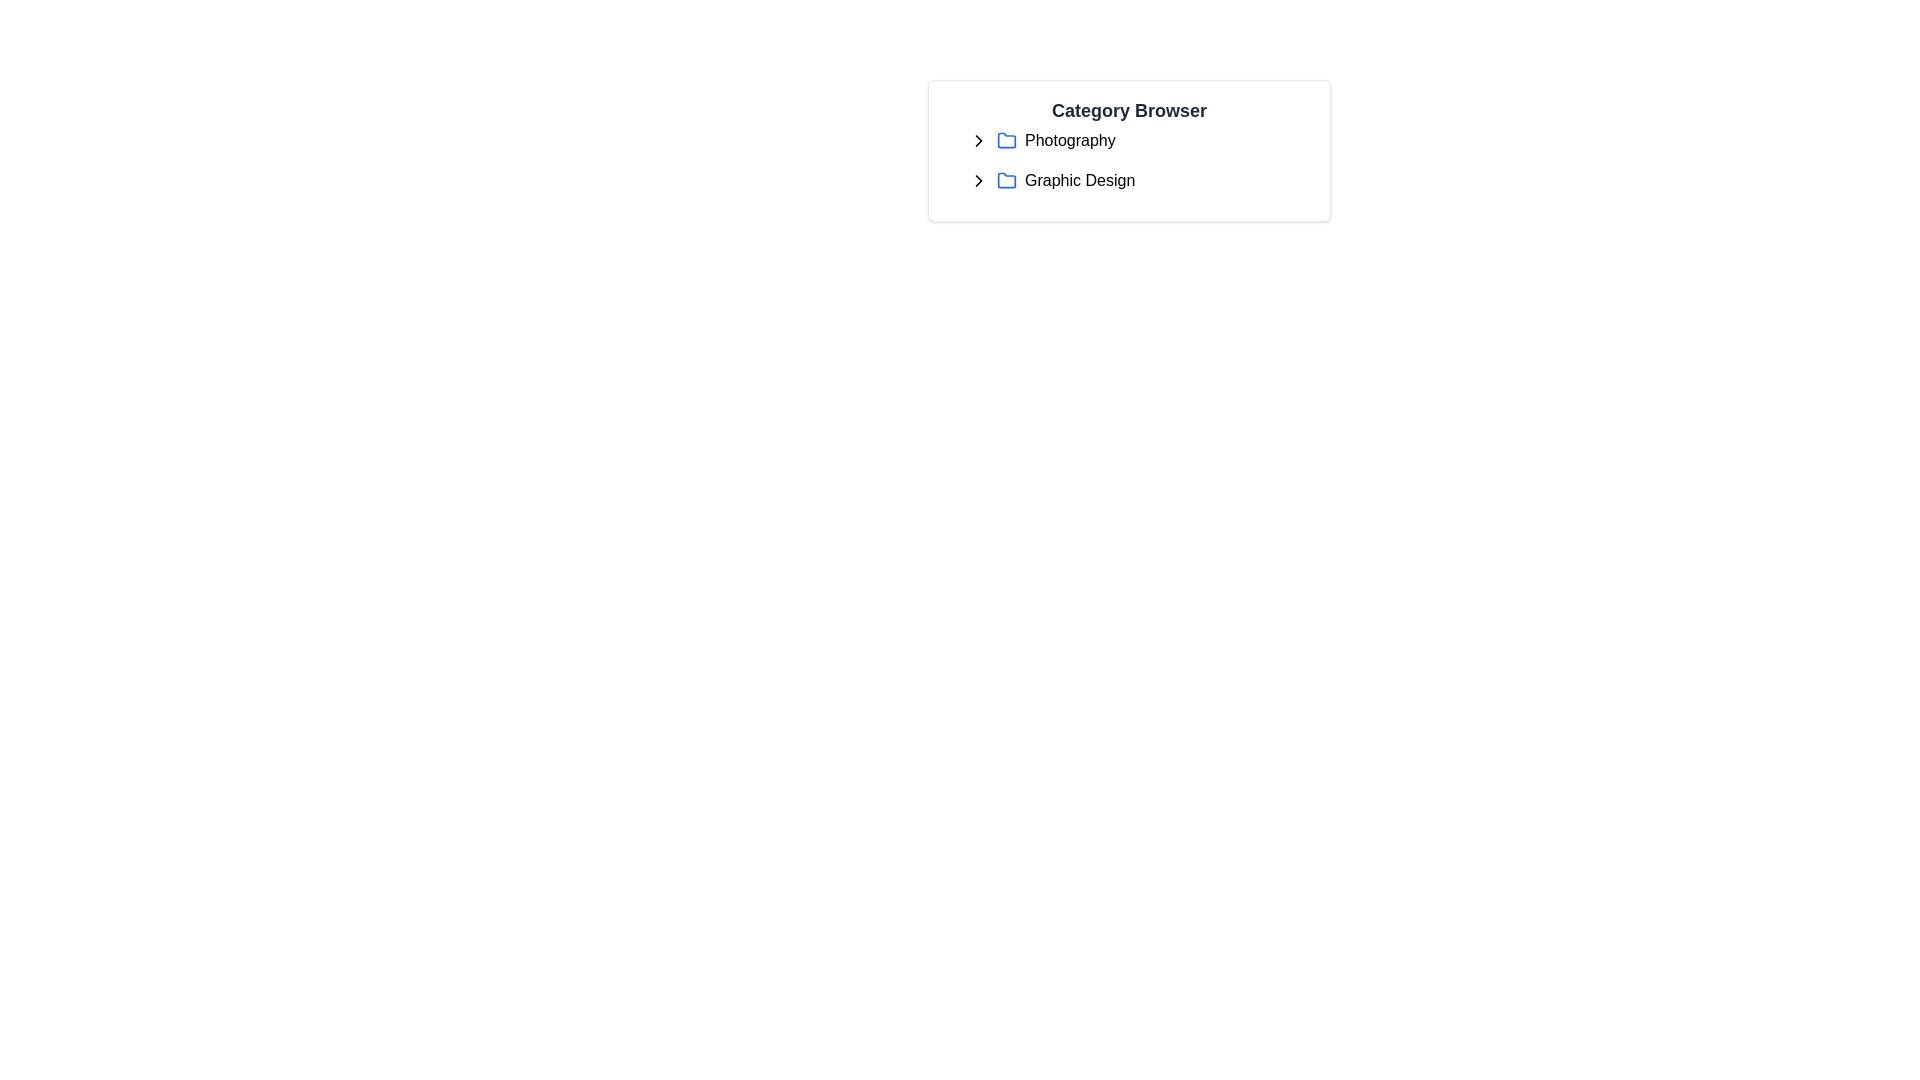  I want to click on the blue folder icon next to the text 'Graphic Design', so click(1007, 181).